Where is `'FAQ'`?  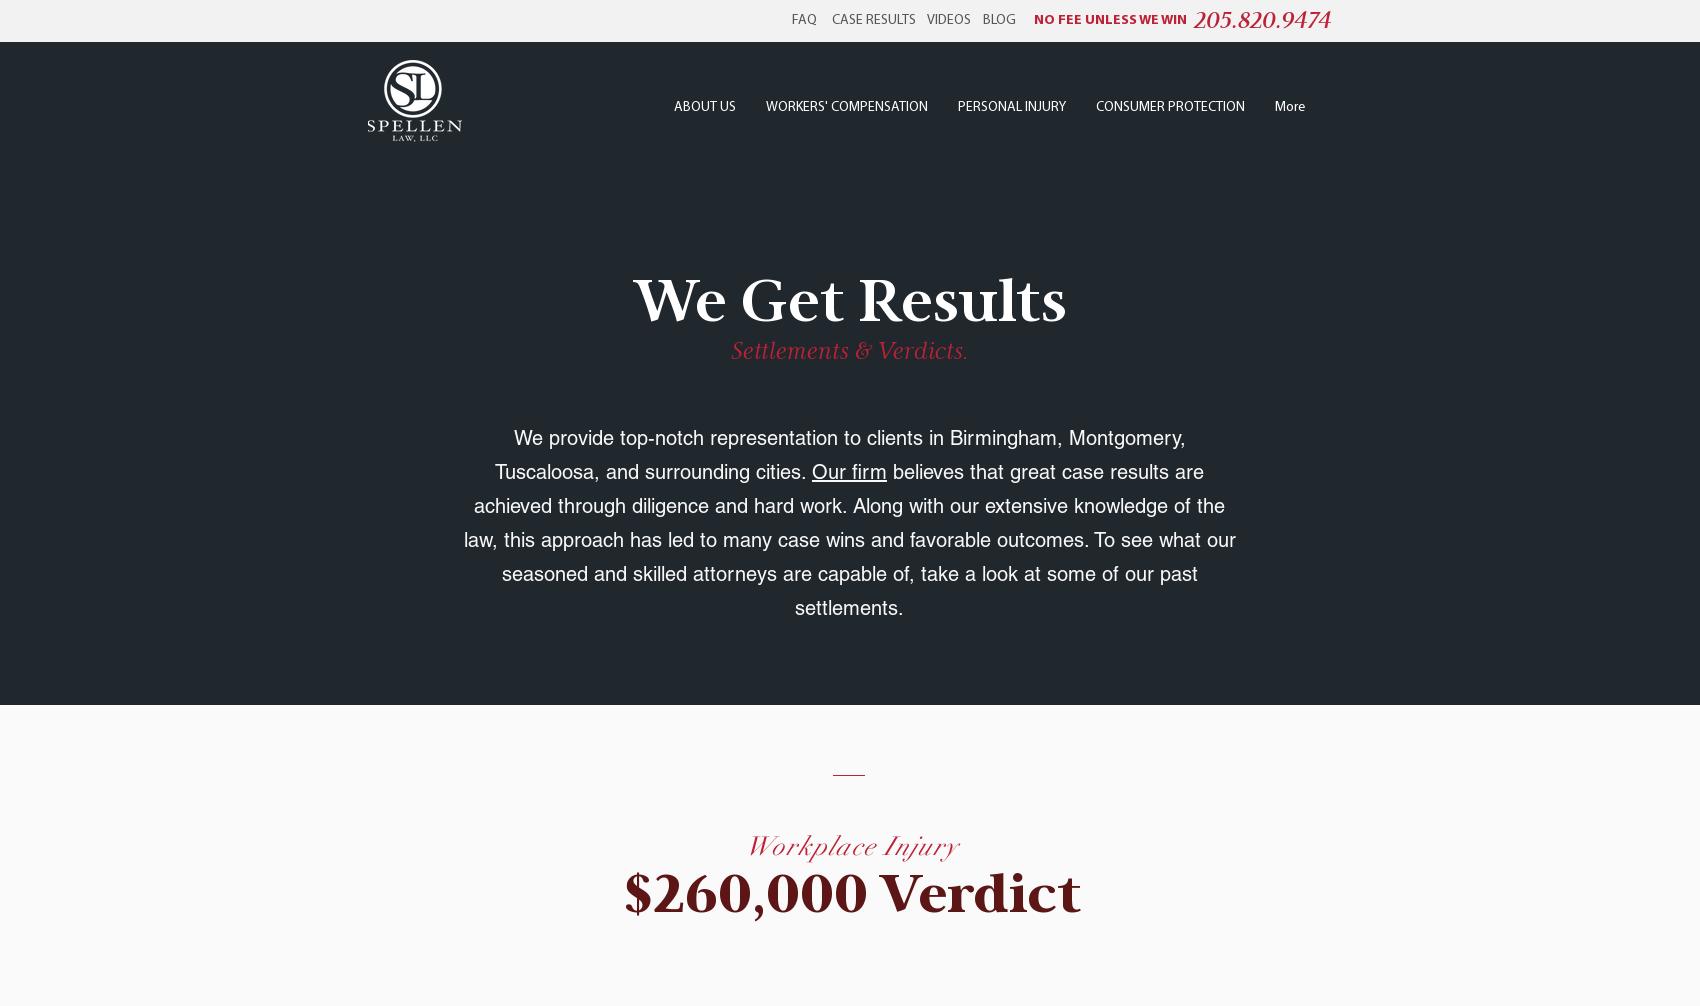
'FAQ' is located at coordinates (791, 20).